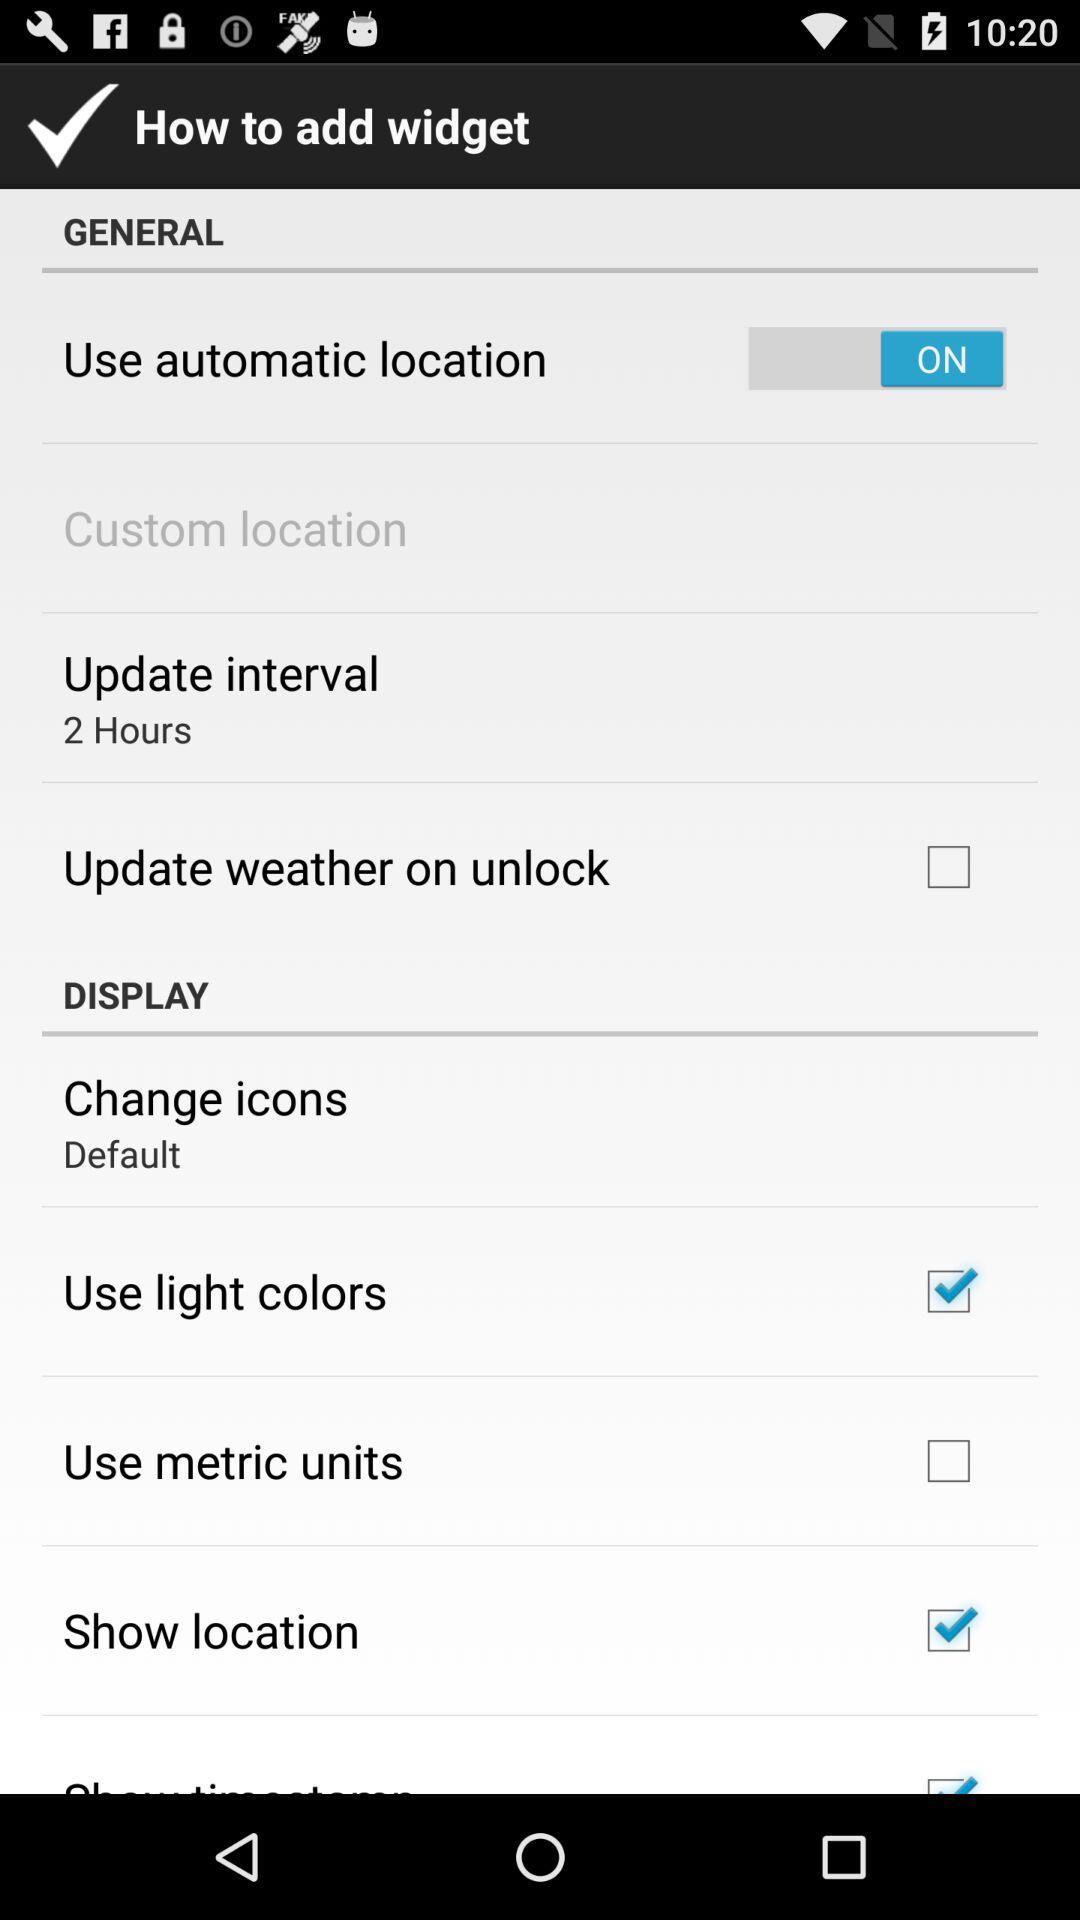 The height and width of the screenshot is (1920, 1080). Describe the element at coordinates (238, 1780) in the screenshot. I see `show timestamp icon` at that location.